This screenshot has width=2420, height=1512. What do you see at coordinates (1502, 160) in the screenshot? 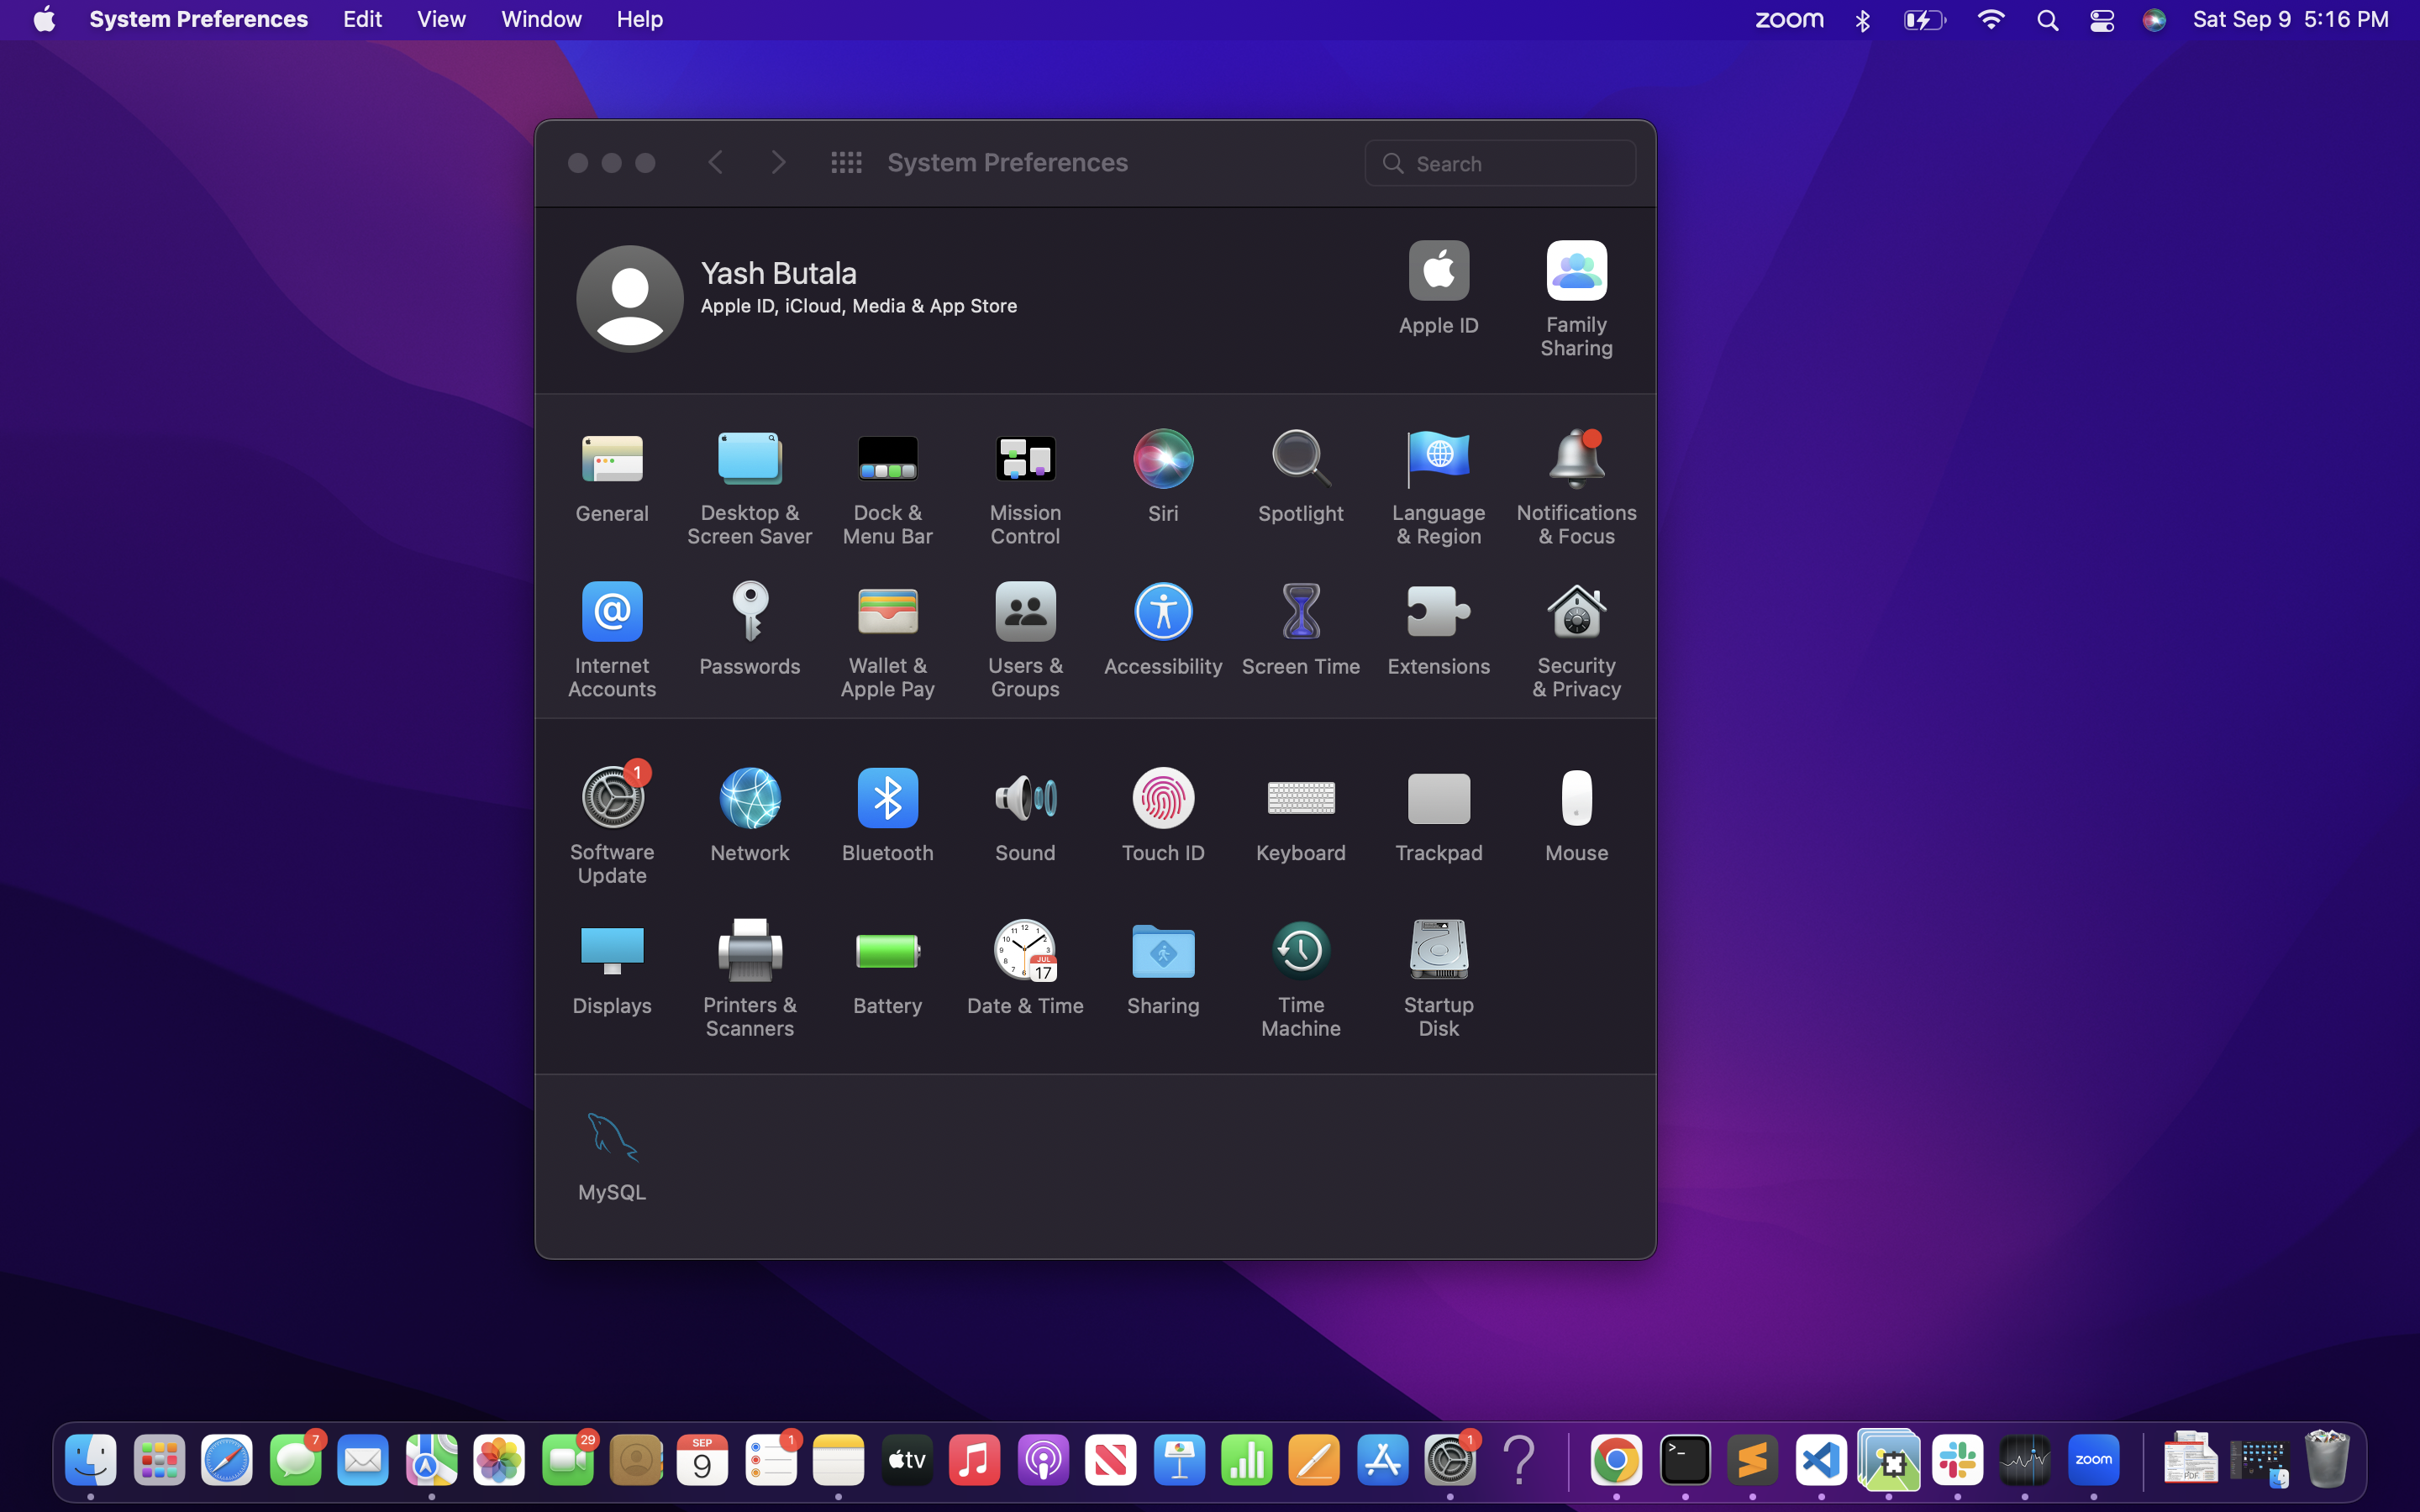
I see `In the search bar, find the application setting` at bounding box center [1502, 160].